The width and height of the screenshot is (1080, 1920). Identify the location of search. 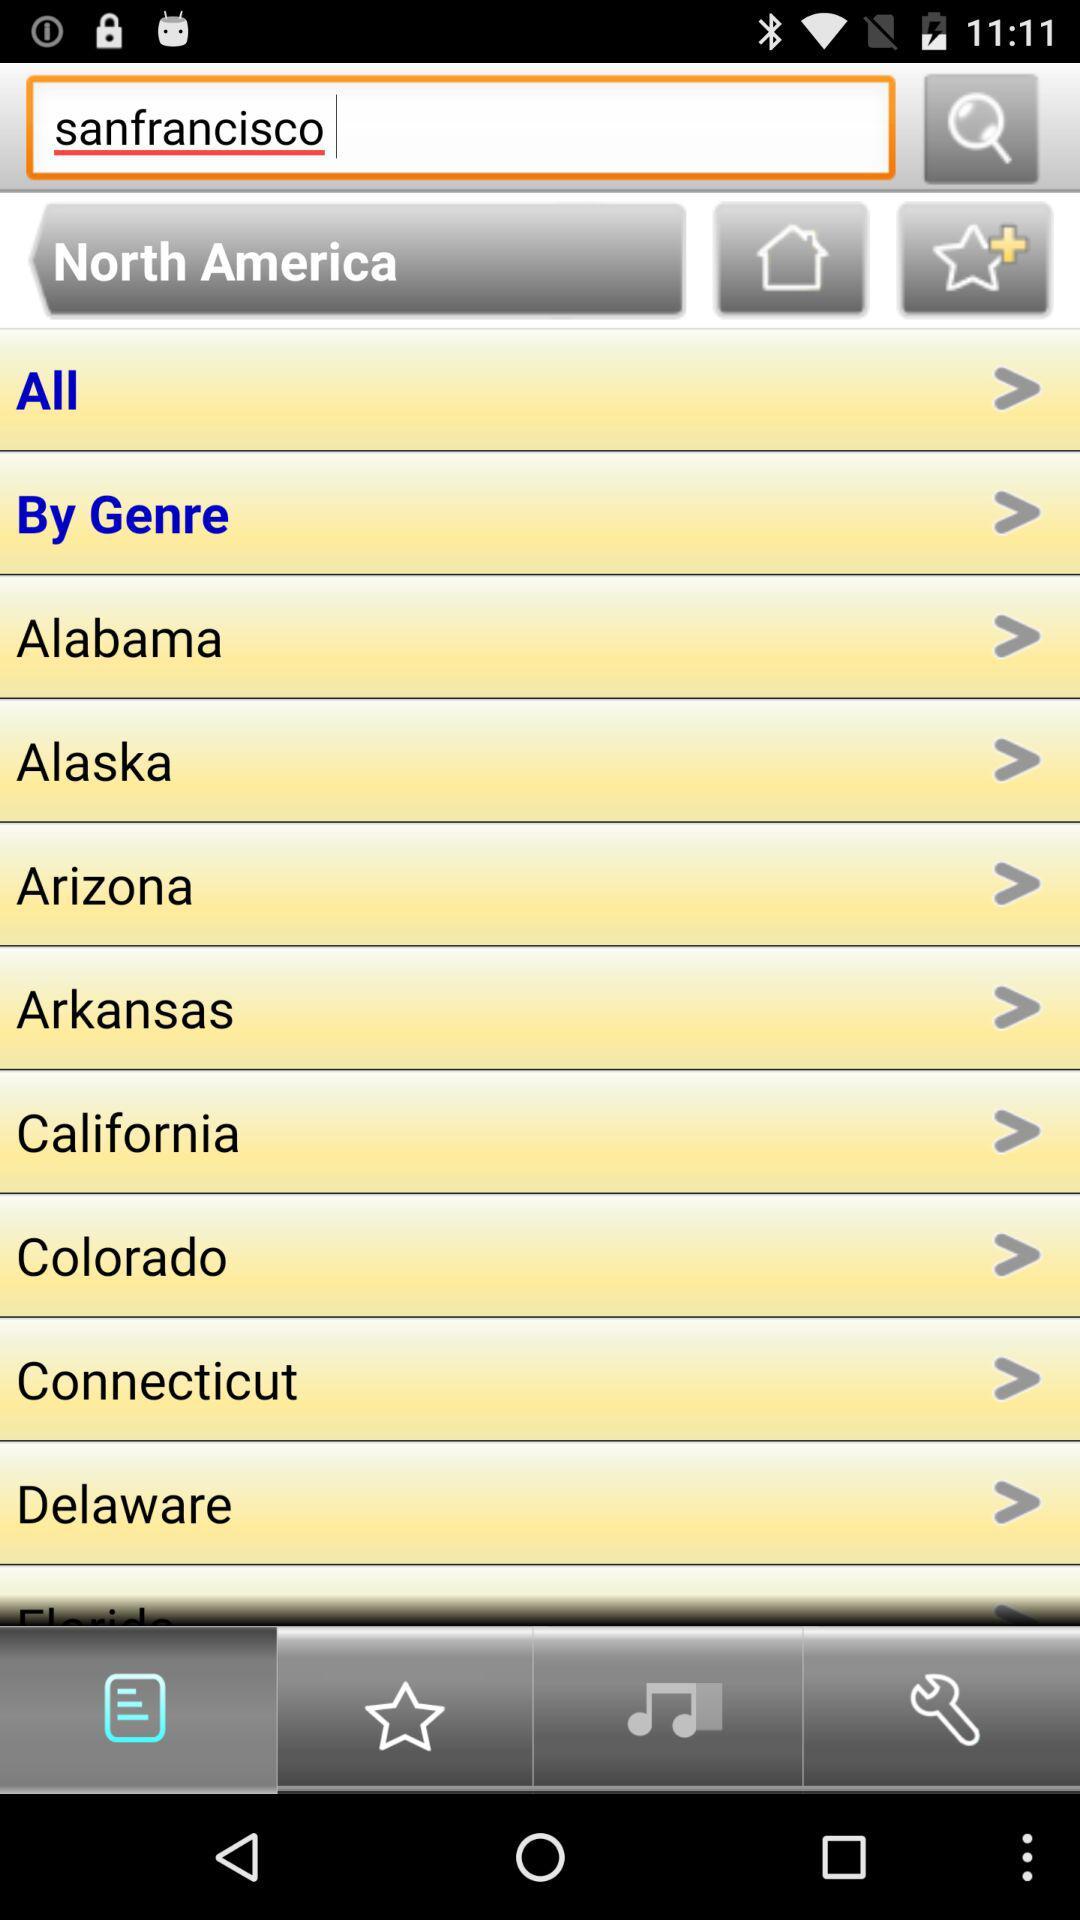
(979, 126).